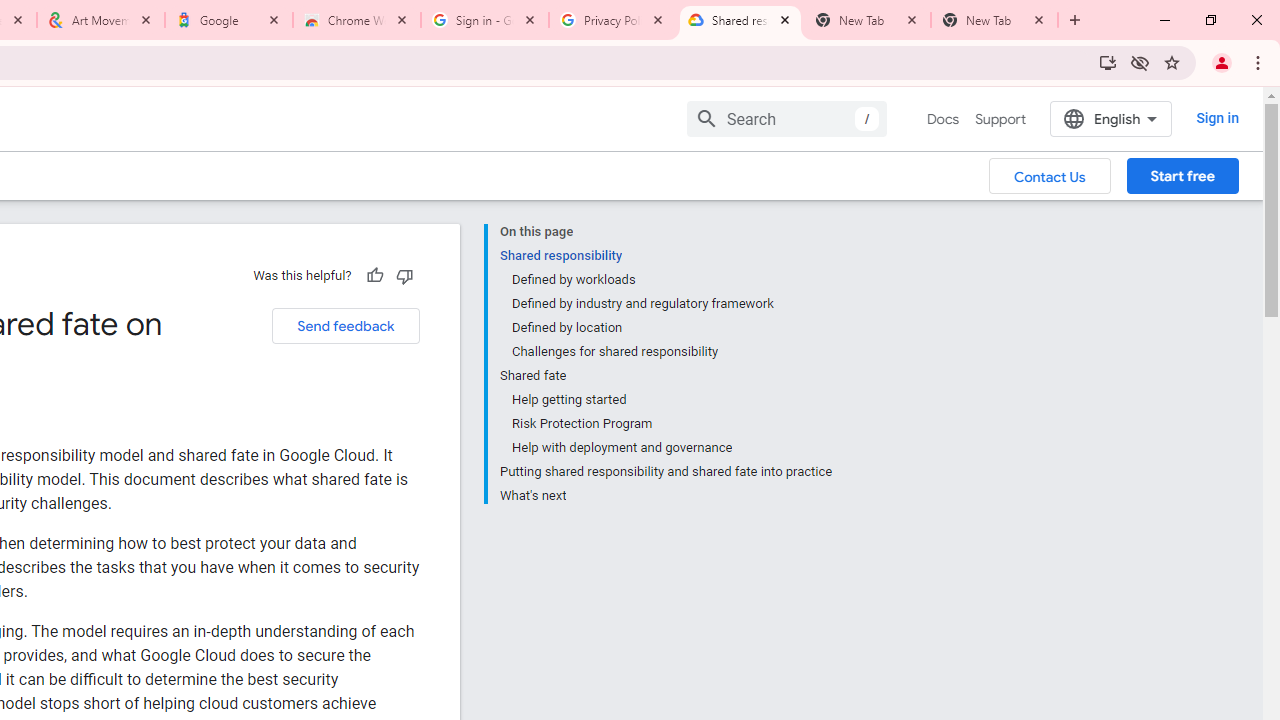 This screenshot has width=1280, height=720. I want to click on 'Defined by workloads', so click(671, 280).